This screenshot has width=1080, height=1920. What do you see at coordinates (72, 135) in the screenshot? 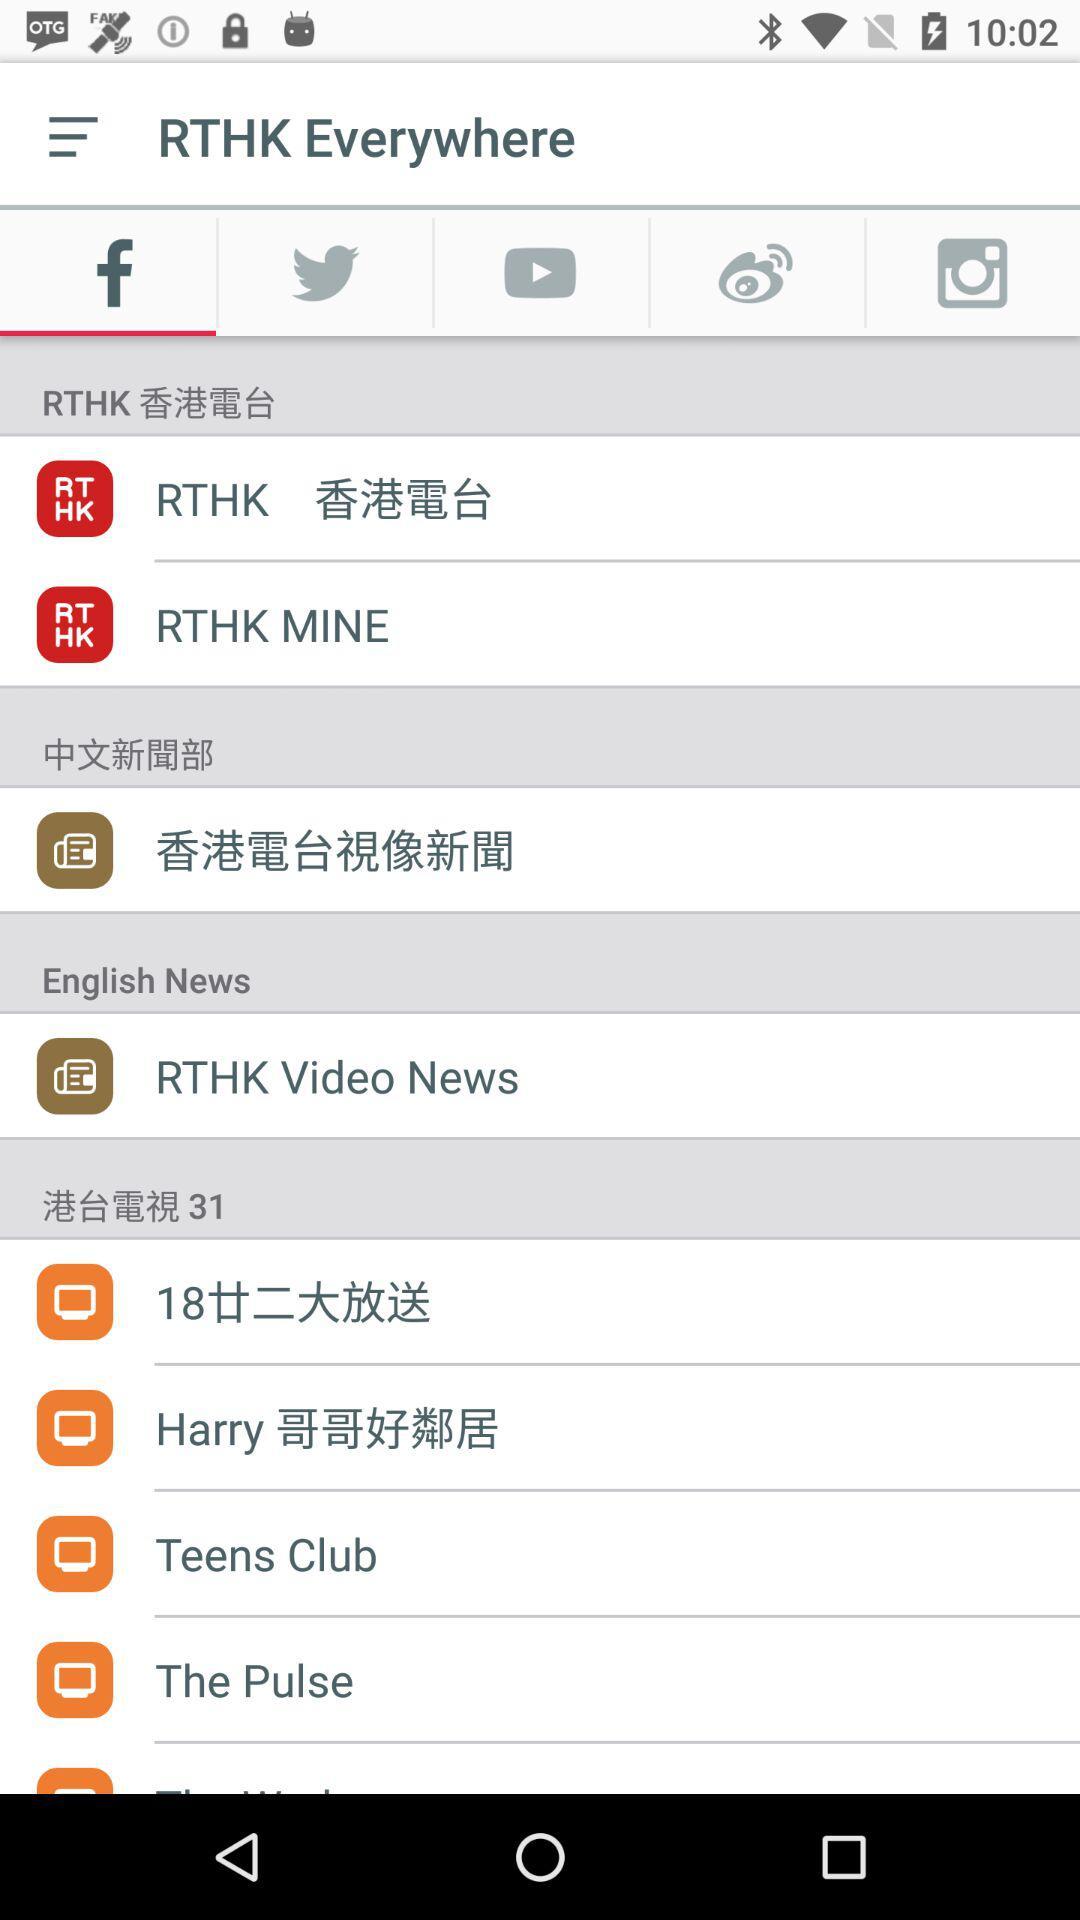
I see `the item next to the rthk everywhere app` at bounding box center [72, 135].